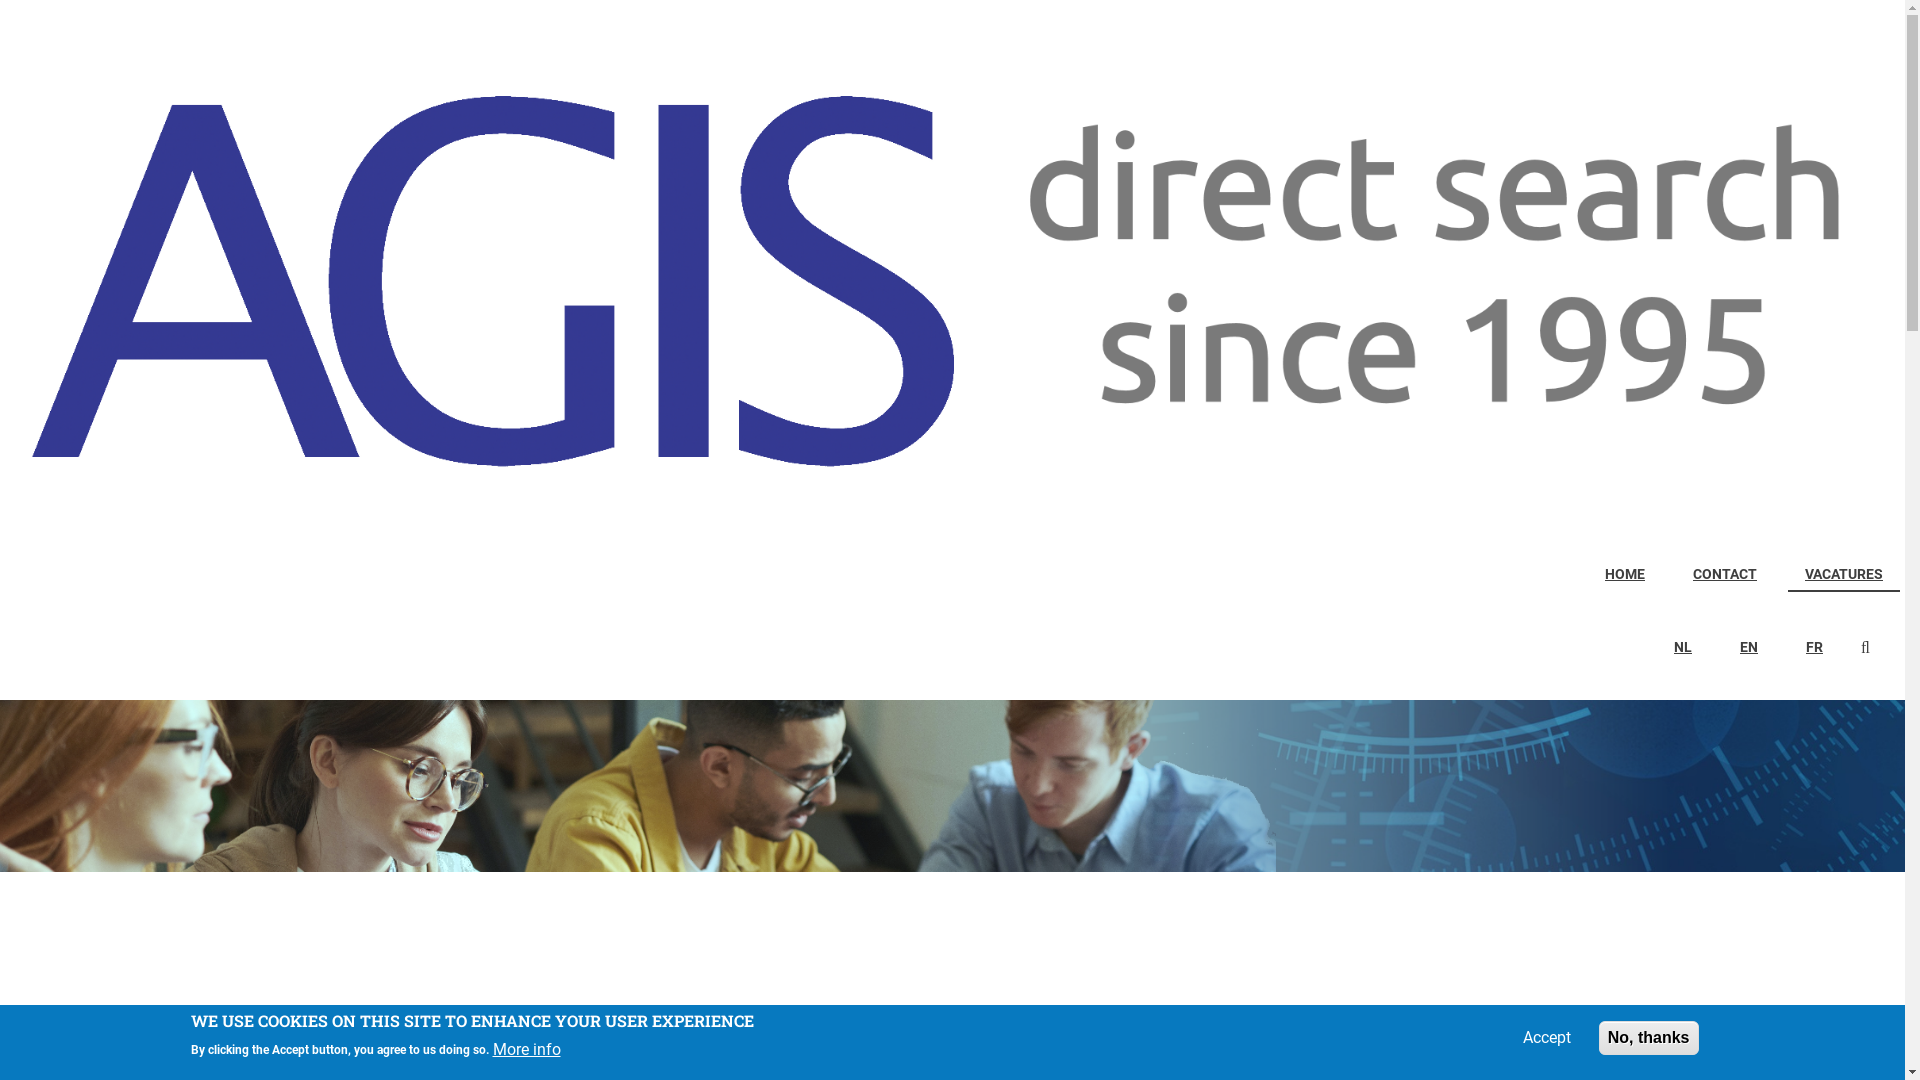 The image size is (1920, 1080). I want to click on 'VACATURES', so click(1842, 575).